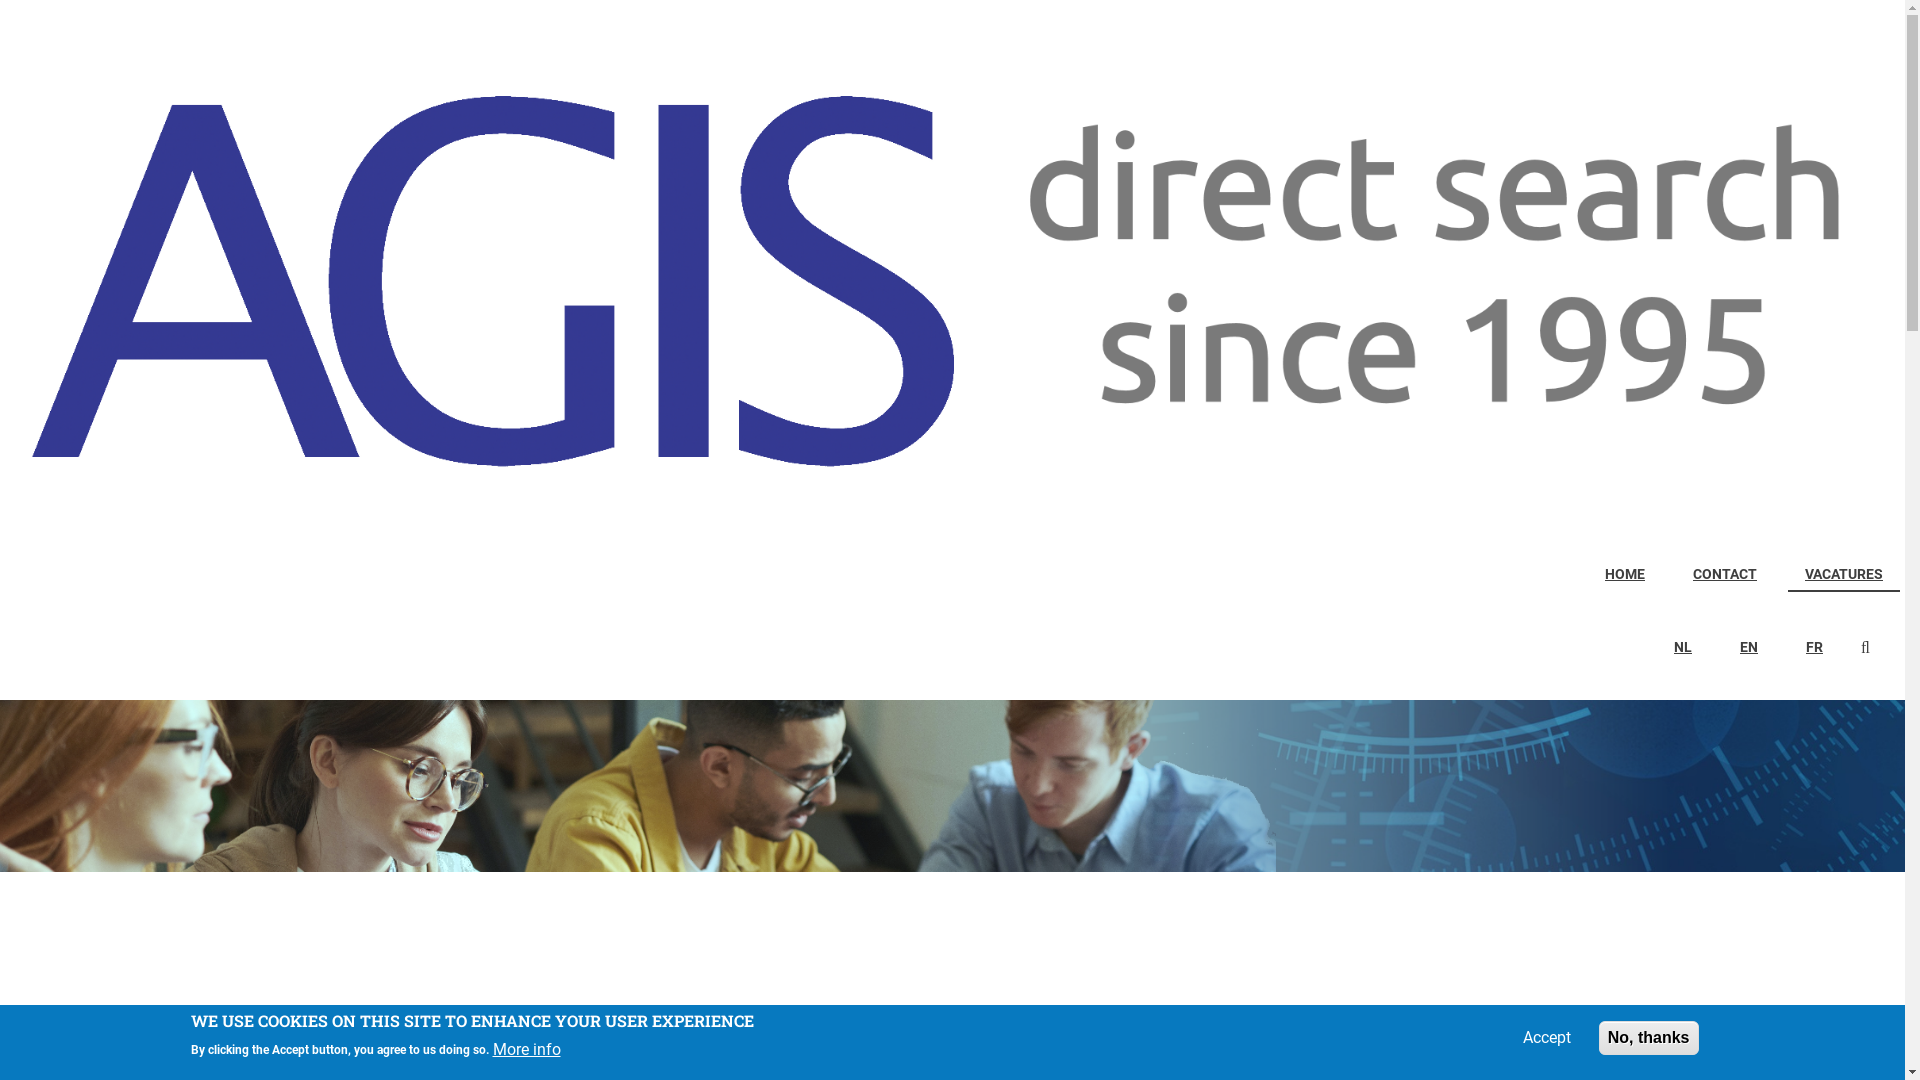 The image size is (1920, 1080). I want to click on 'VACATURES', so click(1842, 575).